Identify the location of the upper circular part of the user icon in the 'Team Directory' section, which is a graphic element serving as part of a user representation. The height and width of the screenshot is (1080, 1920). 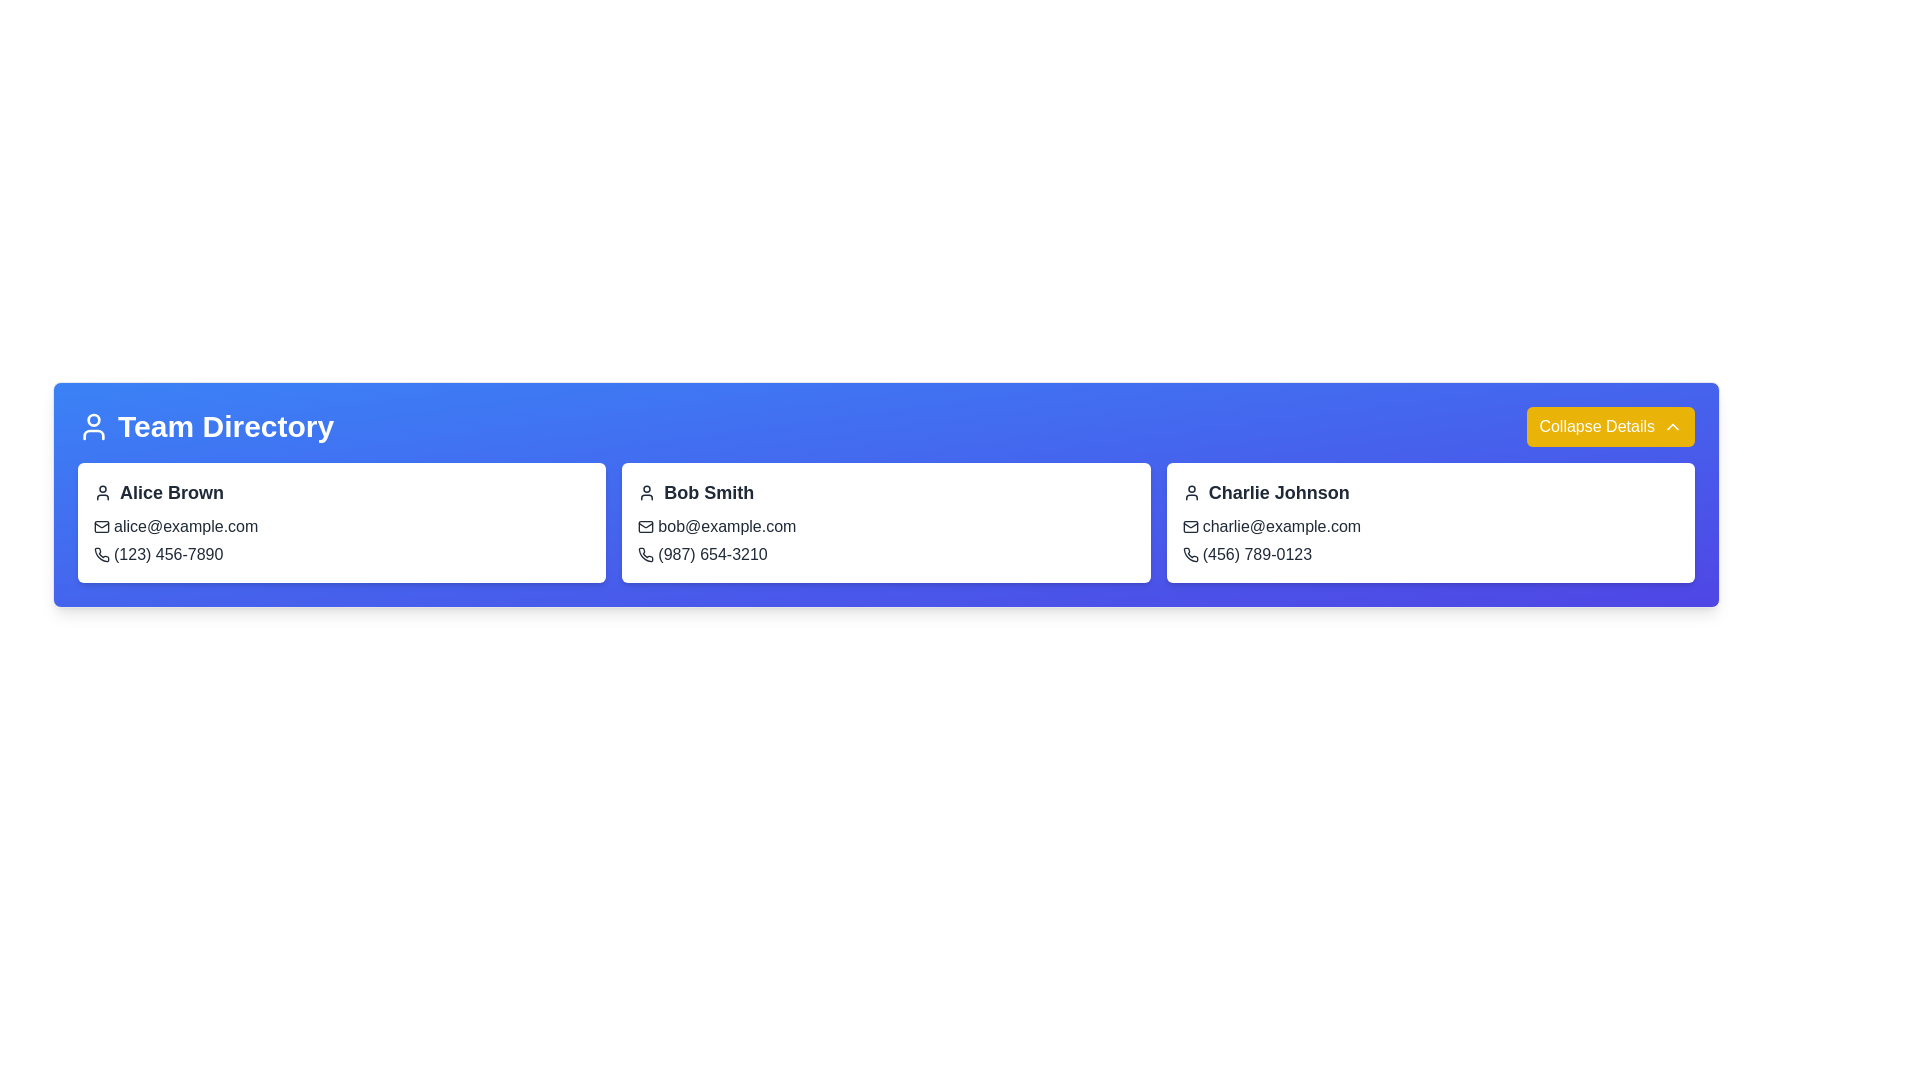
(93, 419).